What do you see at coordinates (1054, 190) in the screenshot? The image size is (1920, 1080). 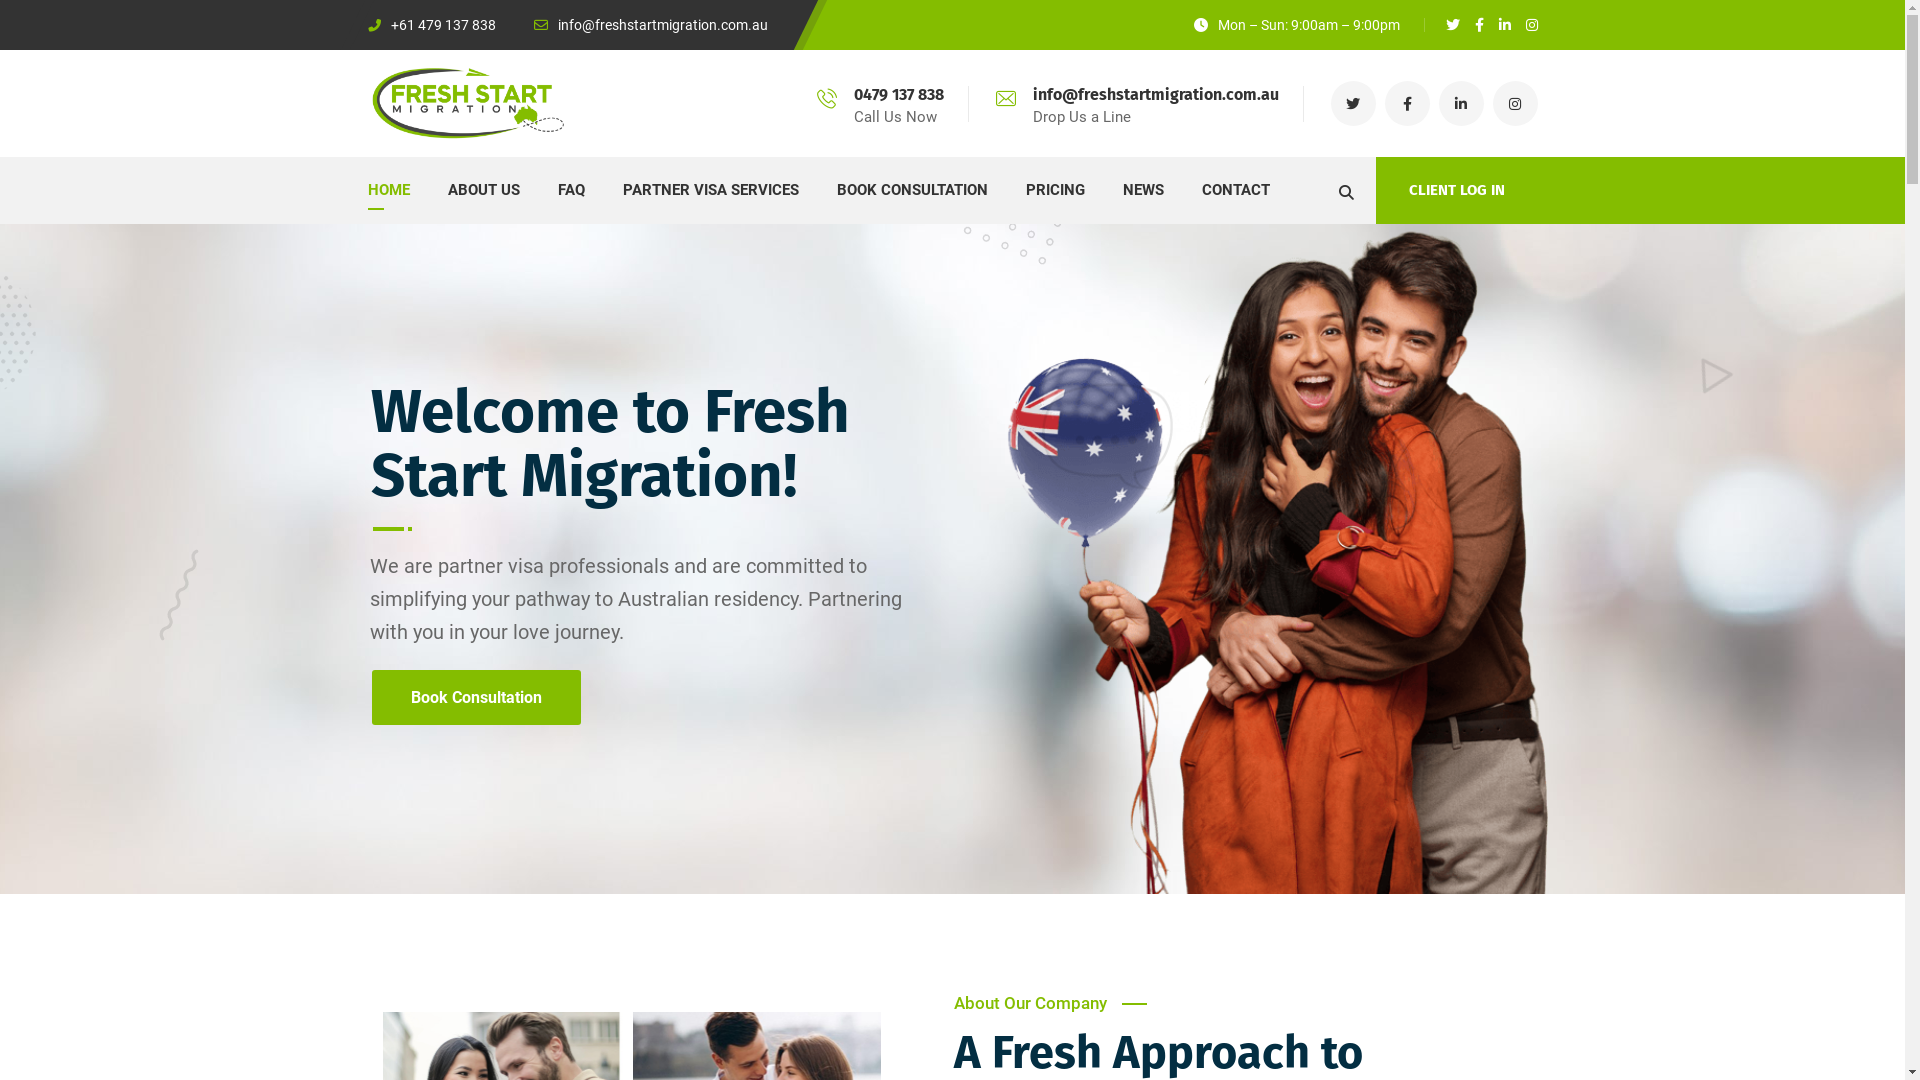 I see `'PRICING'` at bounding box center [1054, 190].